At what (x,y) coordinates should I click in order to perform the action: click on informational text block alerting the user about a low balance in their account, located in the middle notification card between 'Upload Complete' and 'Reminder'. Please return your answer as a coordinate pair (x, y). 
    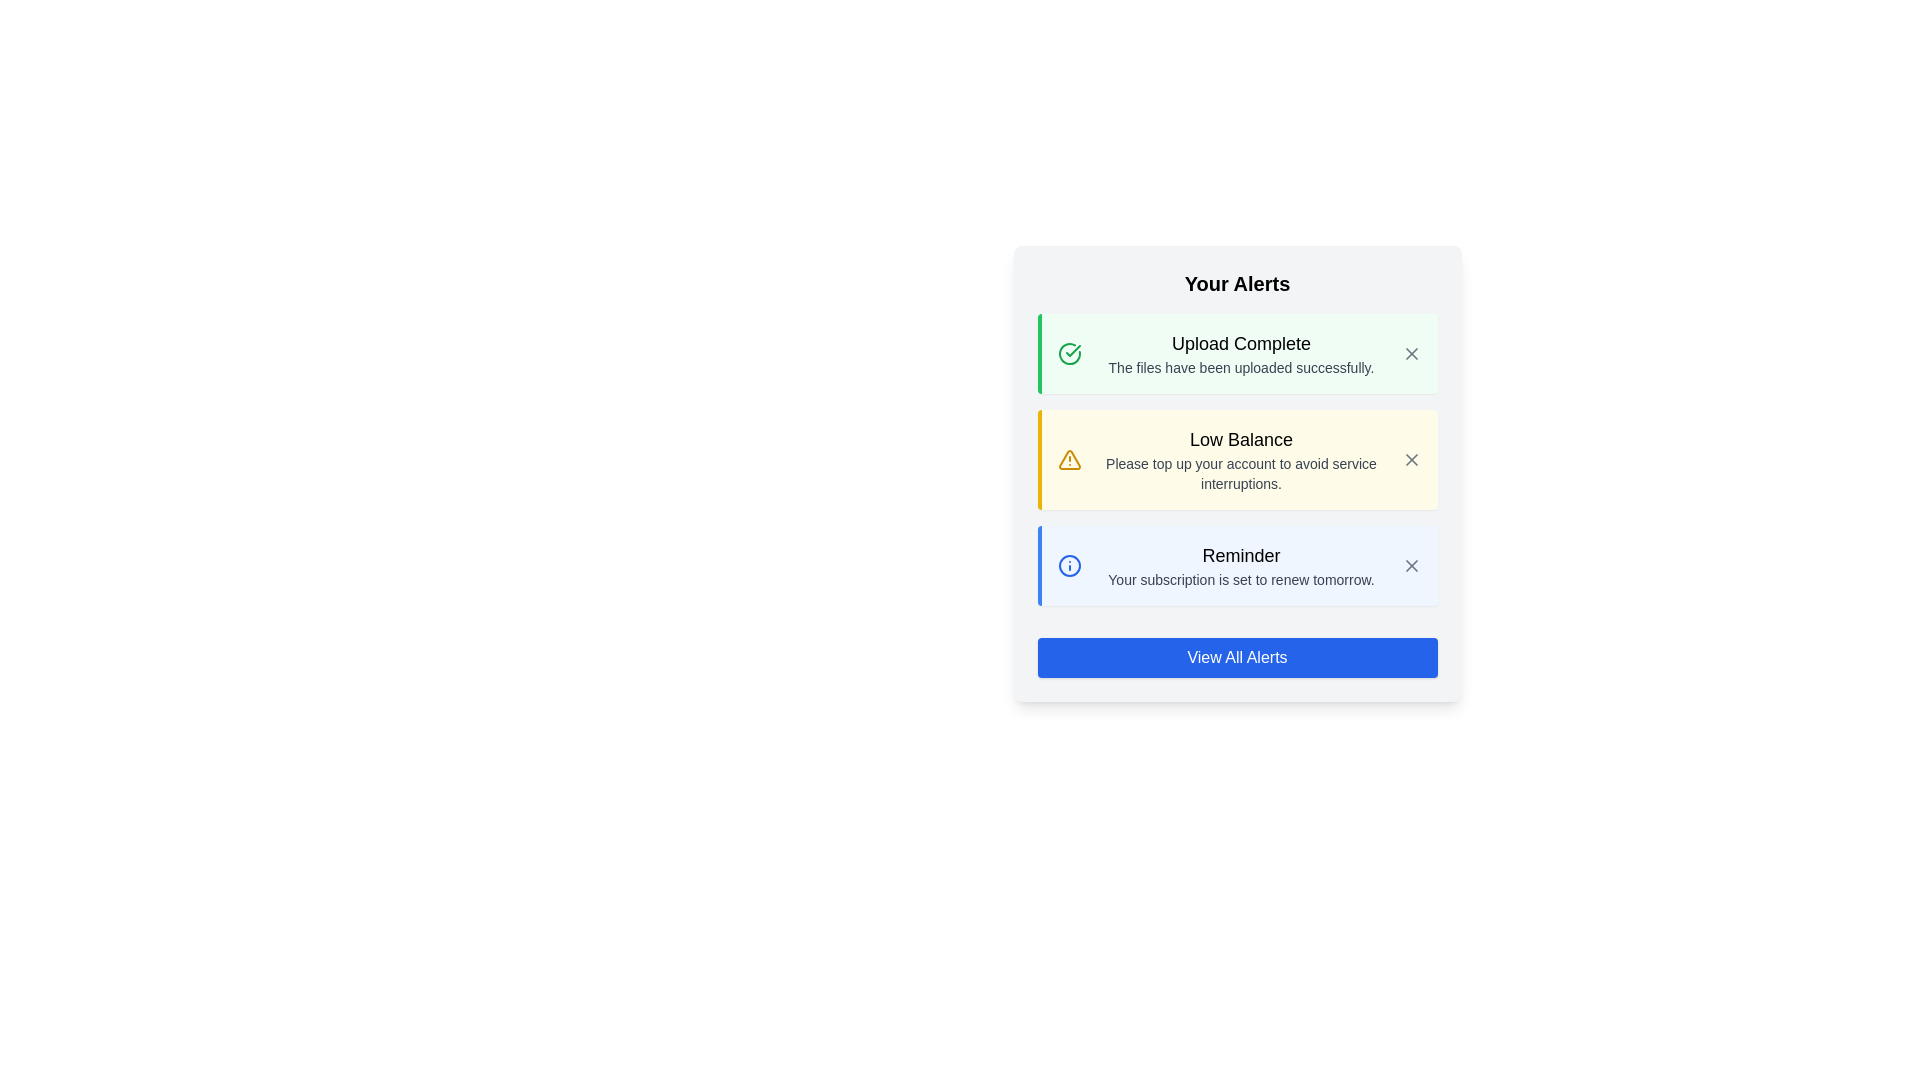
    Looking at the image, I should click on (1240, 459).